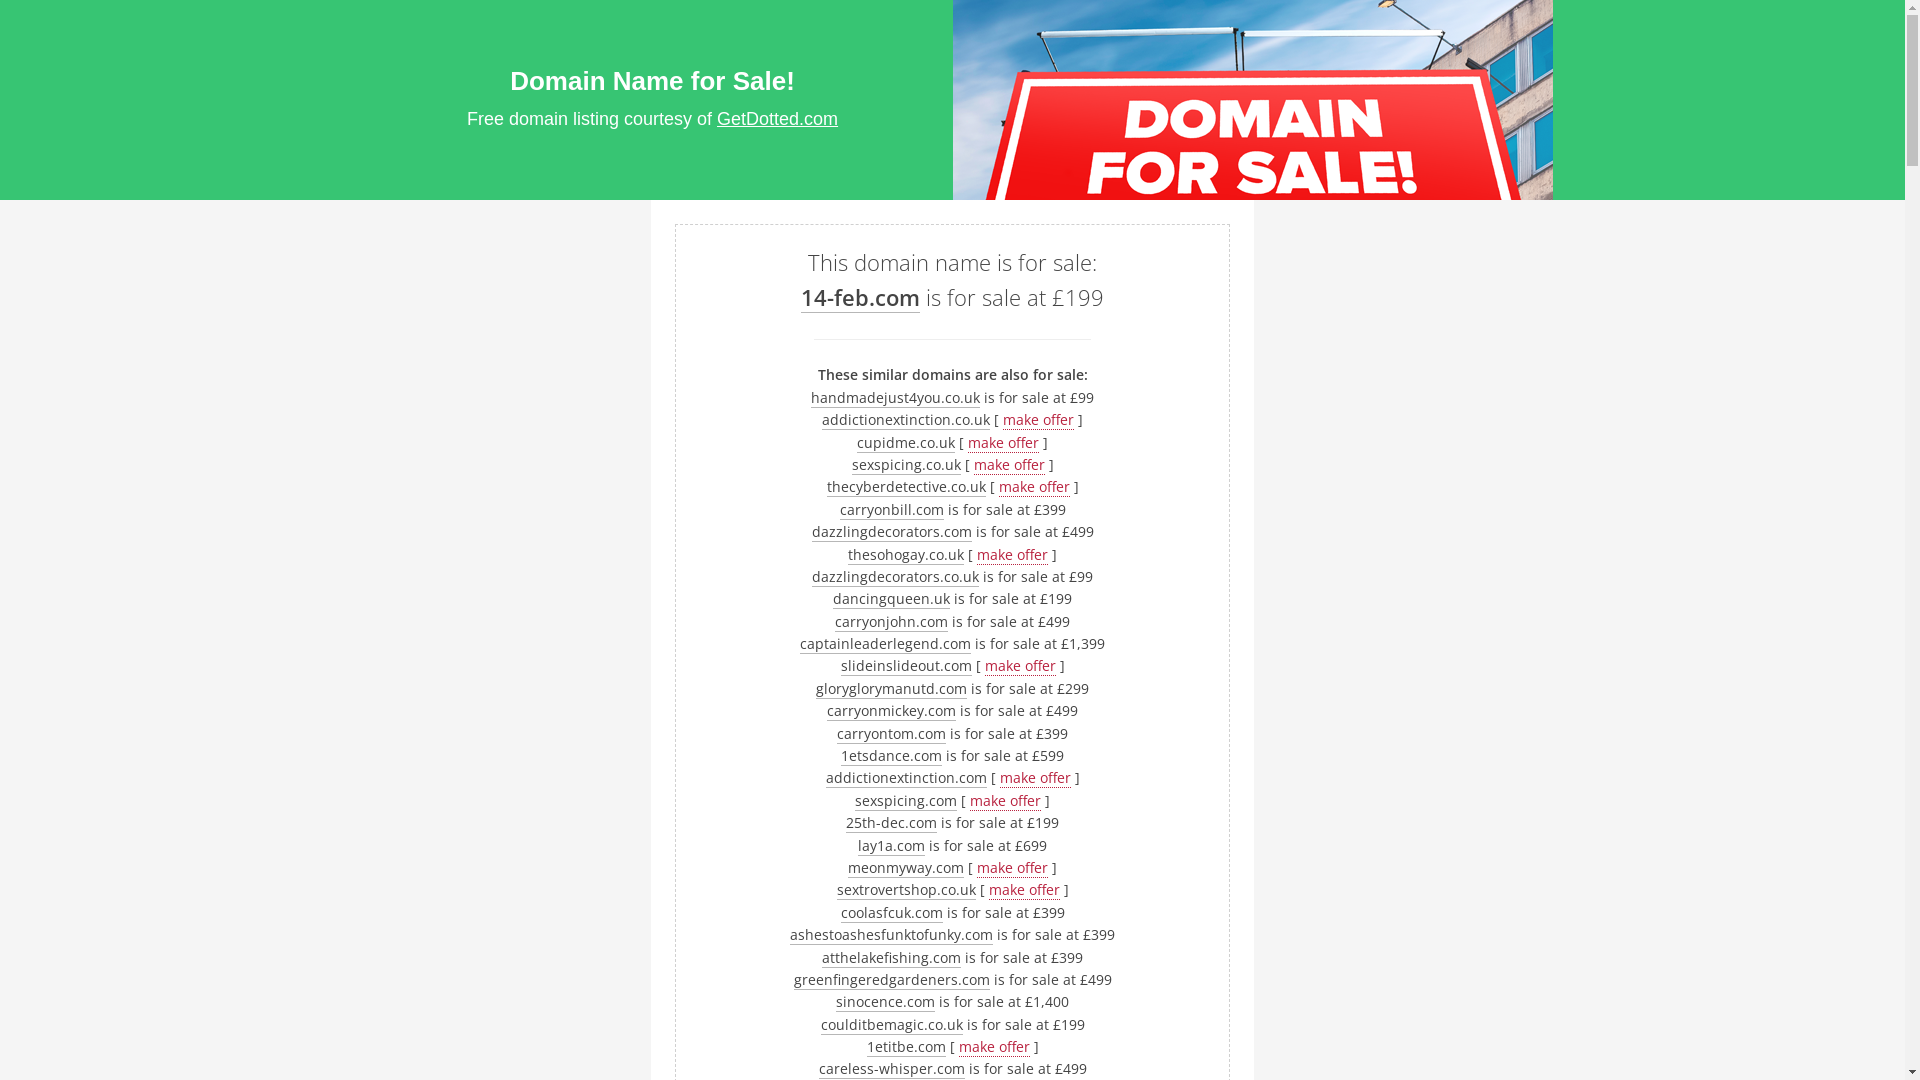  I want to click on 'captainleaderlegend.com', so click(884, 644).